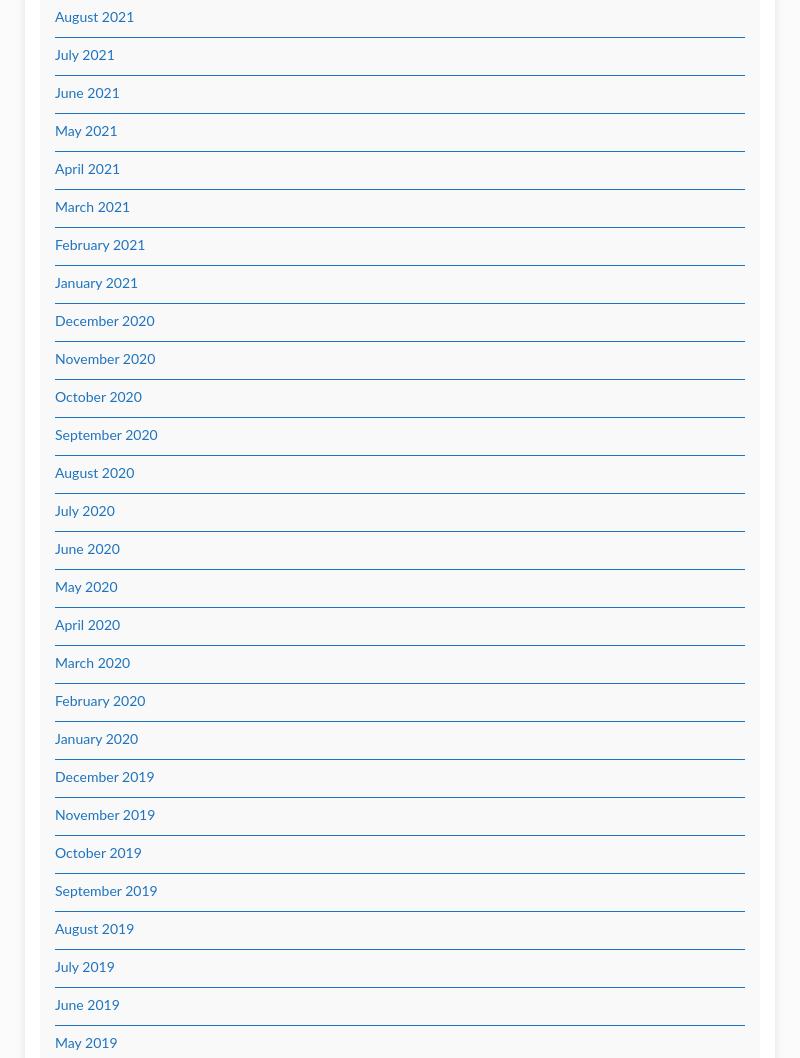  Describe the element at coordinates (104, 360) in the screenshot. I see `'November 2020'` at that location.